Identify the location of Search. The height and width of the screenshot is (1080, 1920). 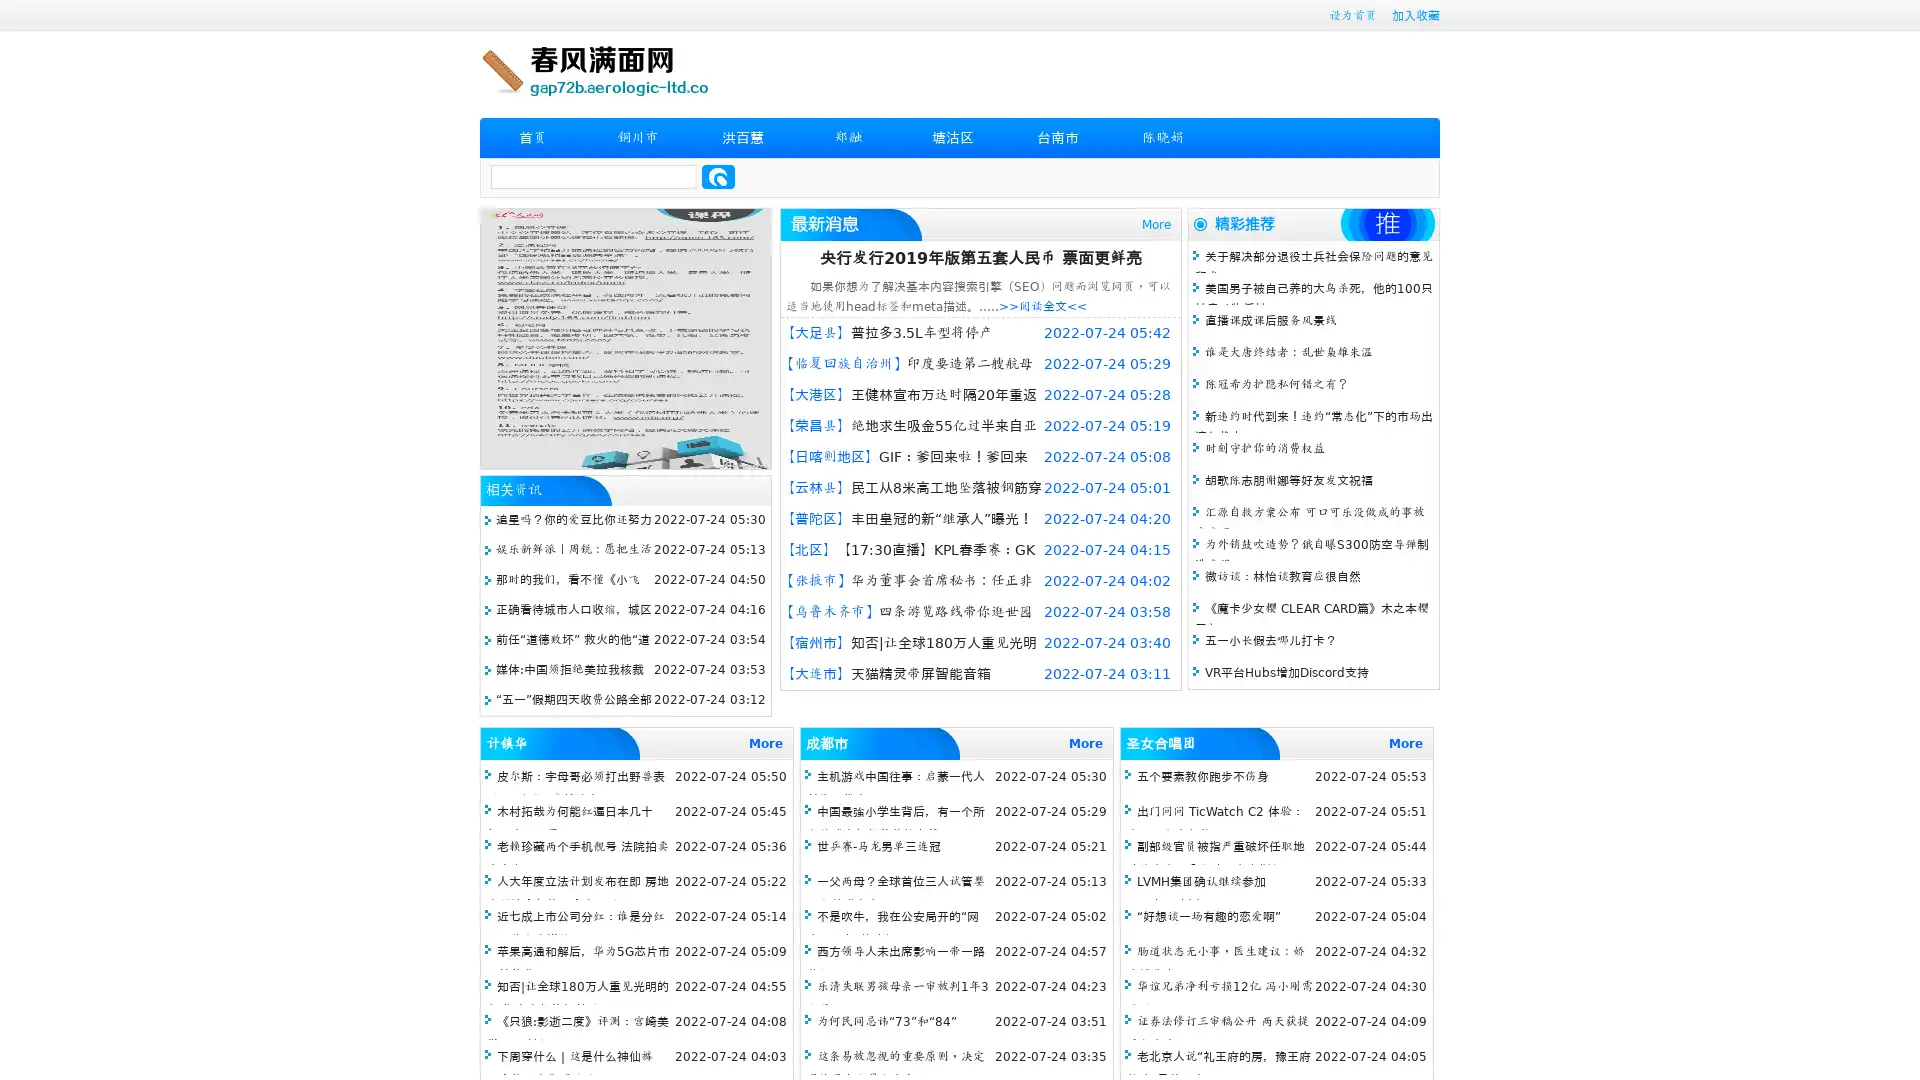
(718, 176).